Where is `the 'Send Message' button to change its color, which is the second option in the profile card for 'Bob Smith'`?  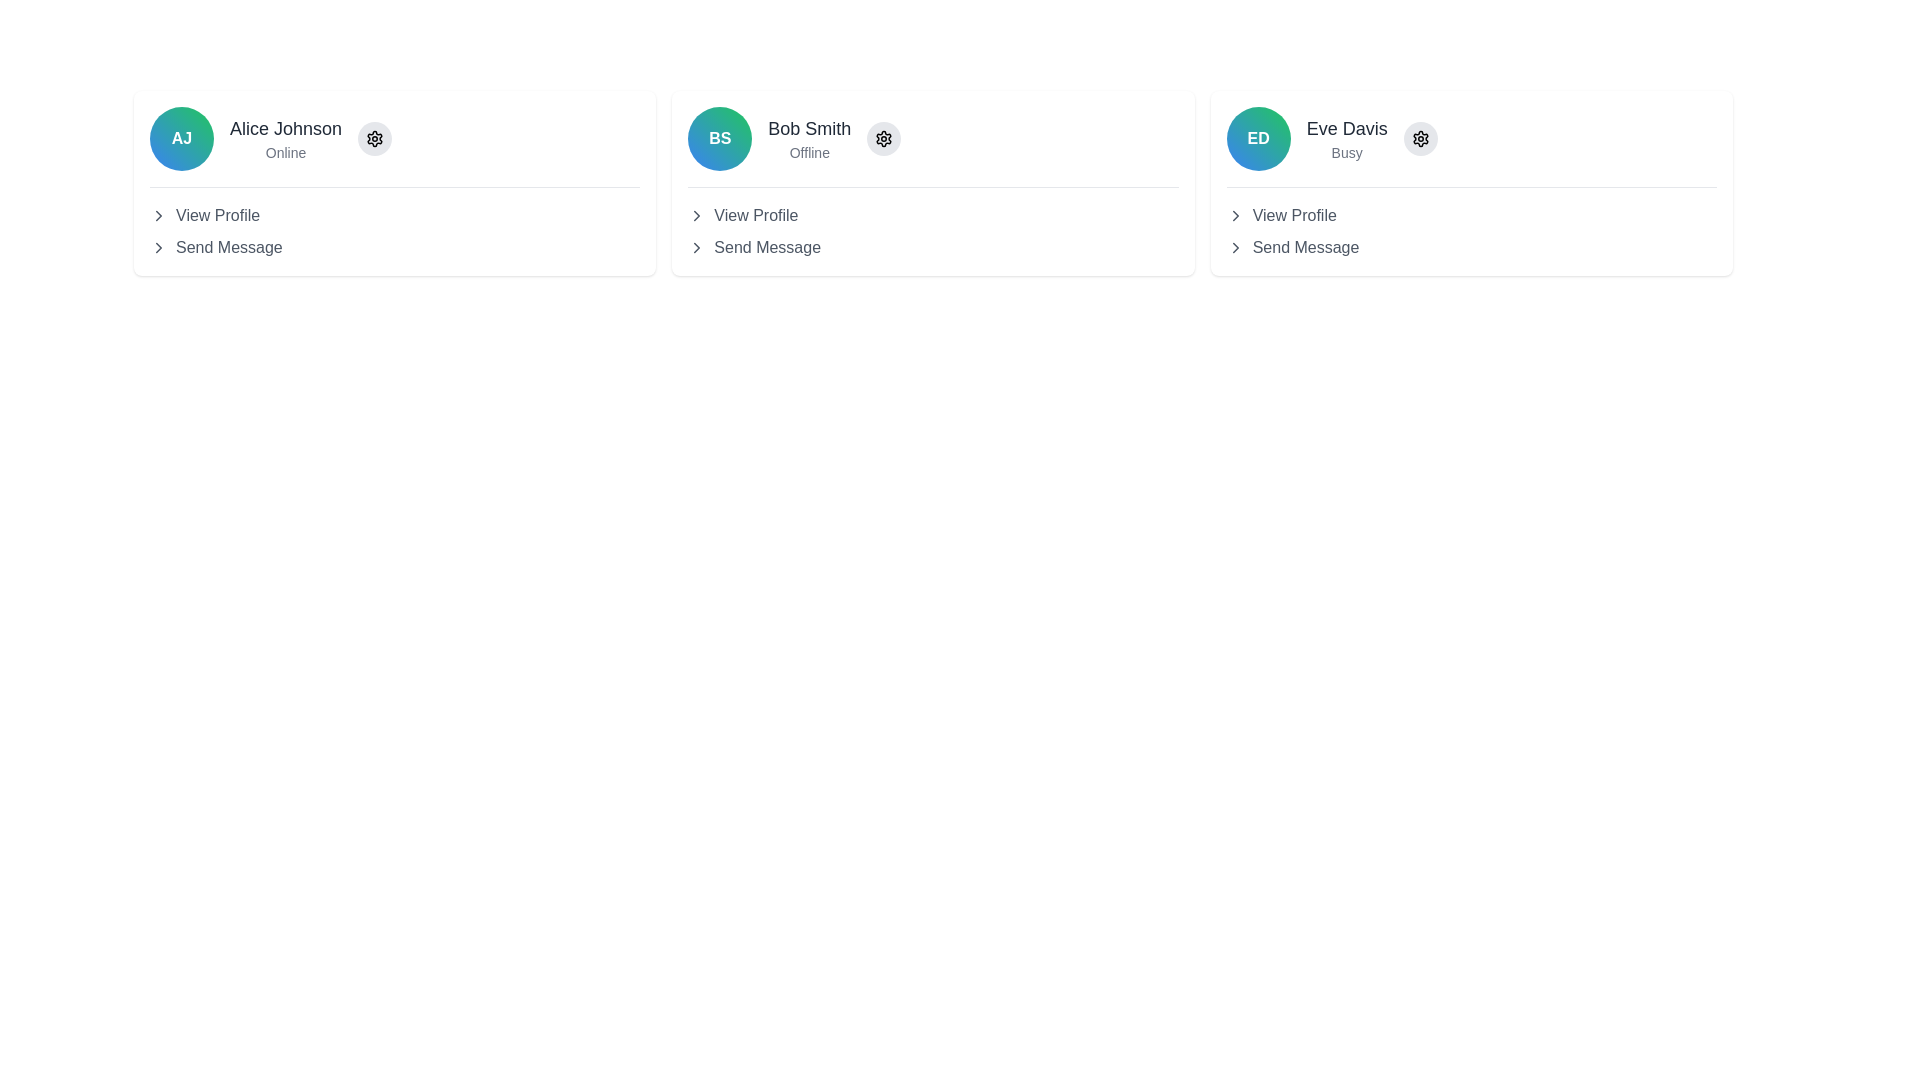 the 'Send Message' button to change its color, which is the second option in the profile card for 'Bob Smith' is located at coordinates (932, 246).